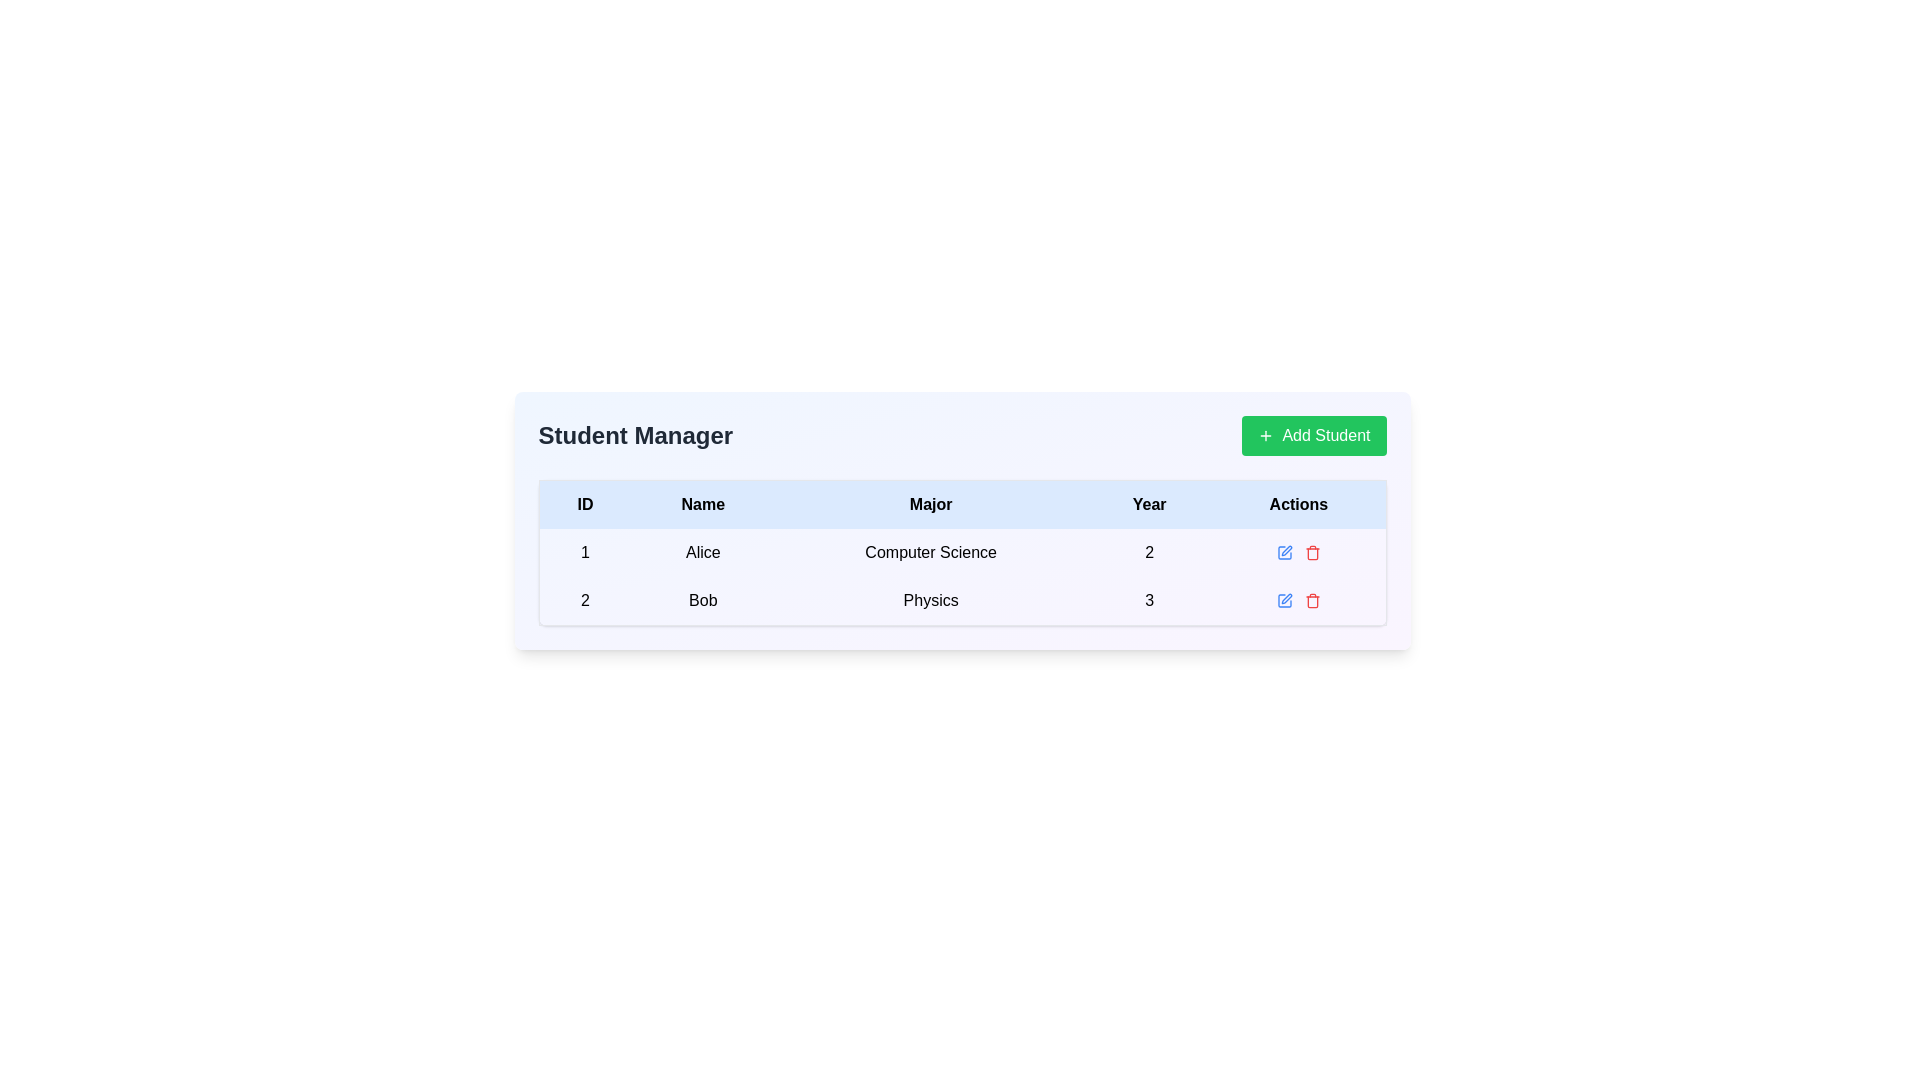 This screenshot has width=1920, height=1080. What do you see at coordinates (1286, 597) in the screenshot?
I see `the edit icon in the 'Actions' column for the row corresponding to the student 'Bob'` at bounding box center [1286, 597].